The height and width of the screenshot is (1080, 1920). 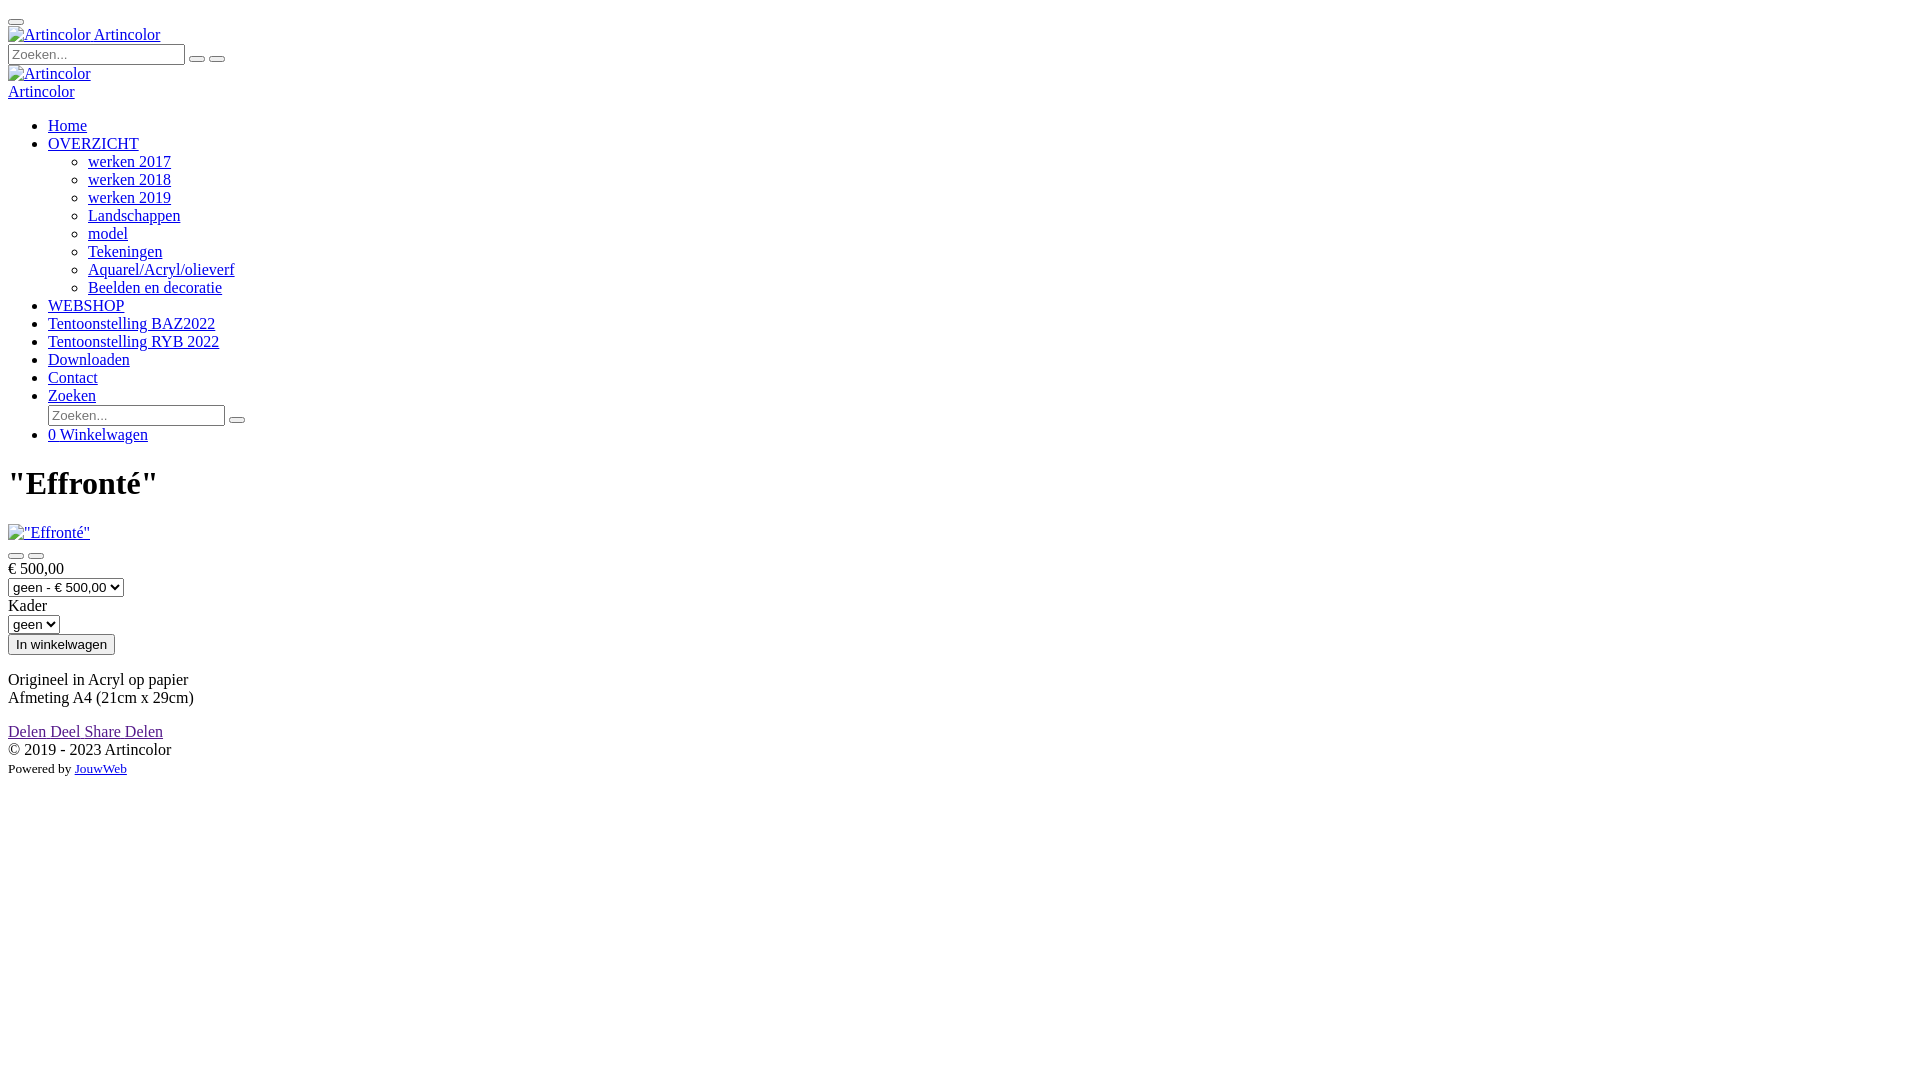 I want to click on 'Artincolor', so click(x=8, y=34).